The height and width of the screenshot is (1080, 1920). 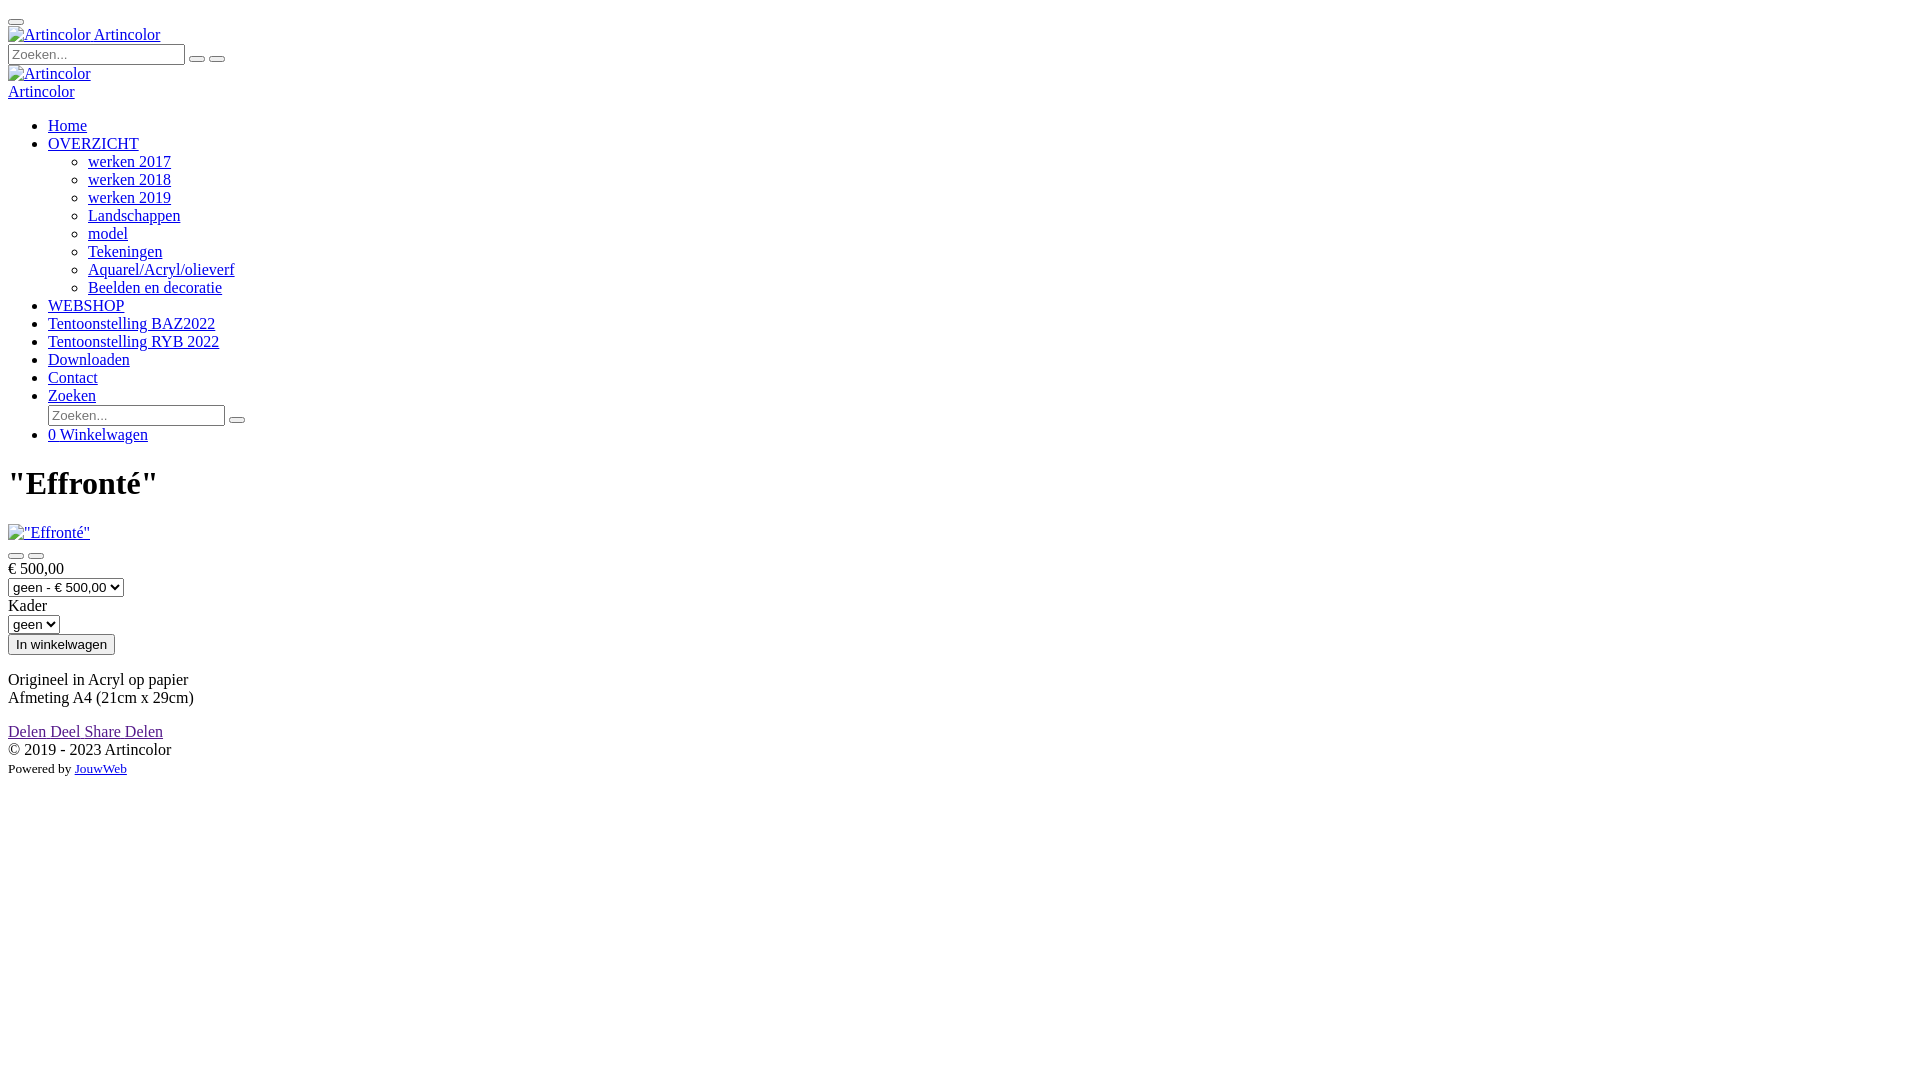 I want to click on 'Artincolor', so click(x=8, y=34).